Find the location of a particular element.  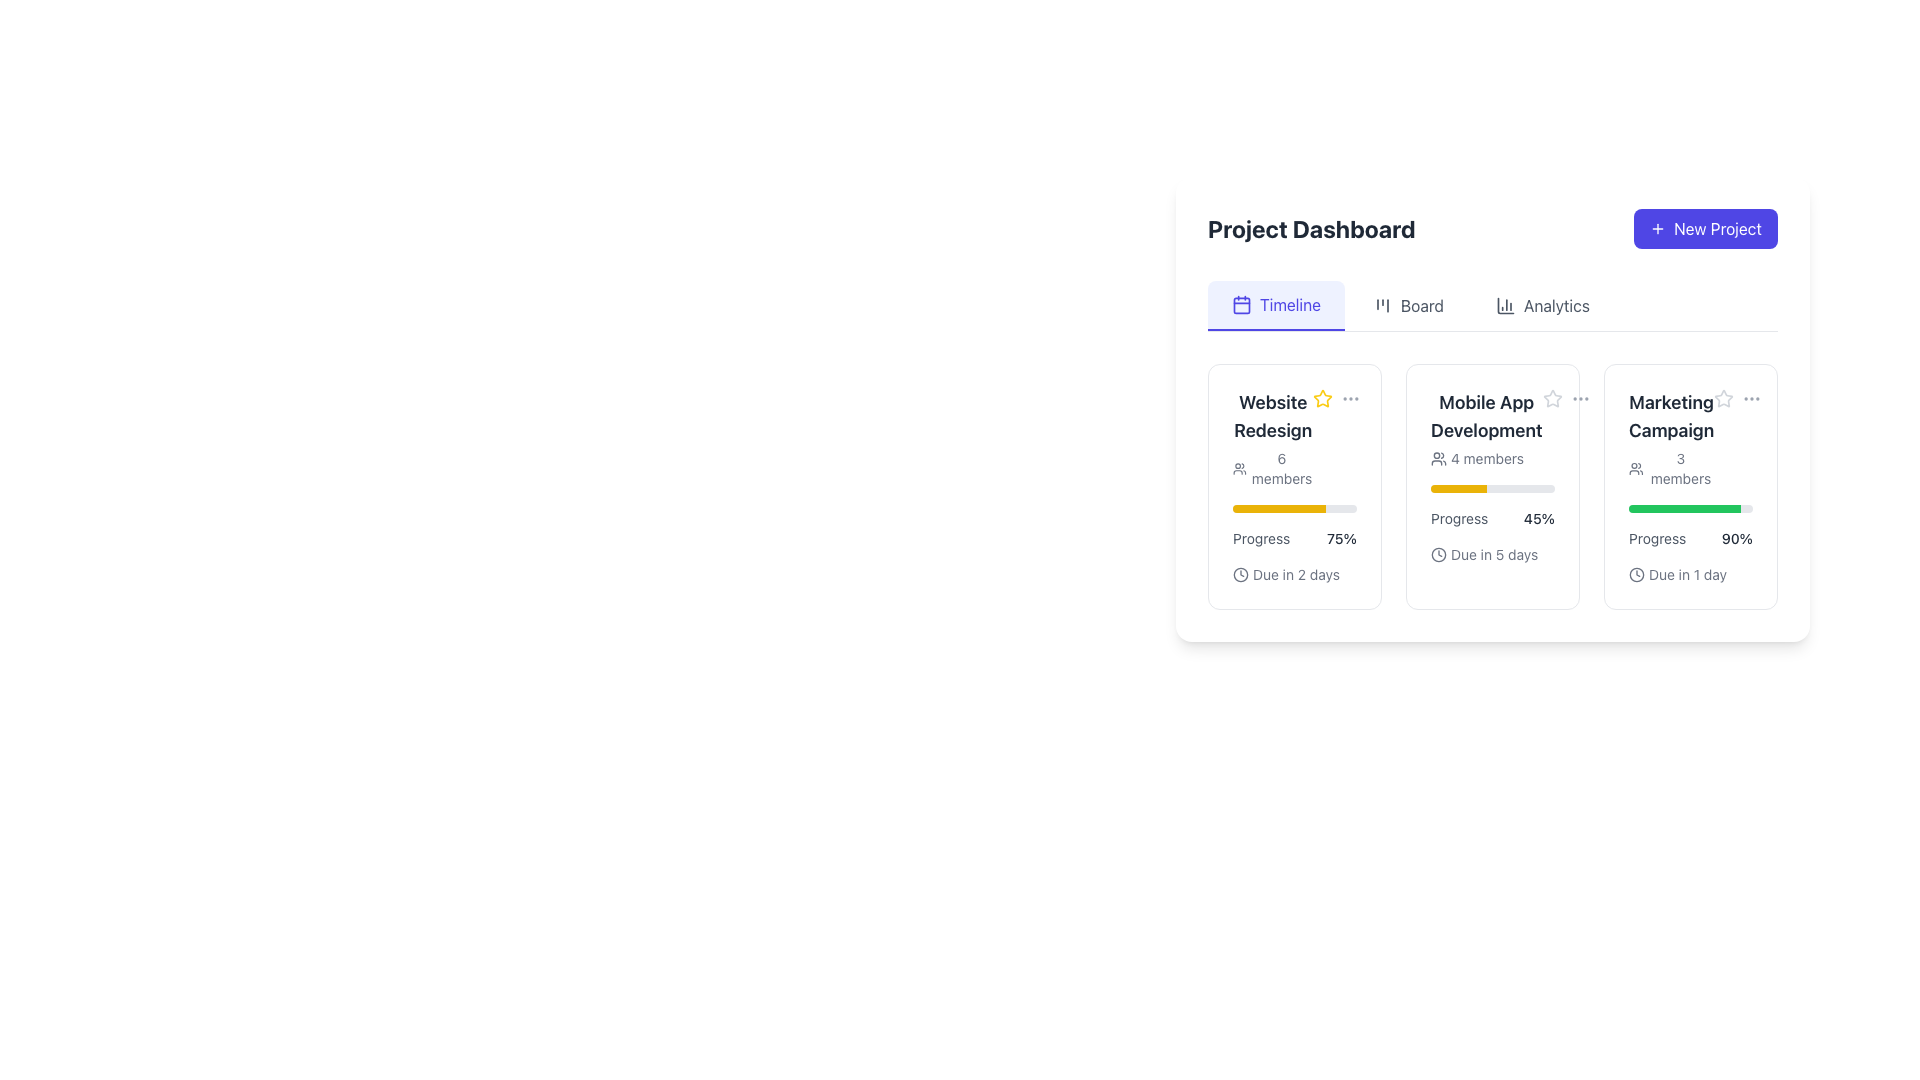

the filled section of the Progress bar located within the 'Website Redesign' card, directly below the 'Progress' label and the percentage text '75% is located at coordinates (1278, 508).